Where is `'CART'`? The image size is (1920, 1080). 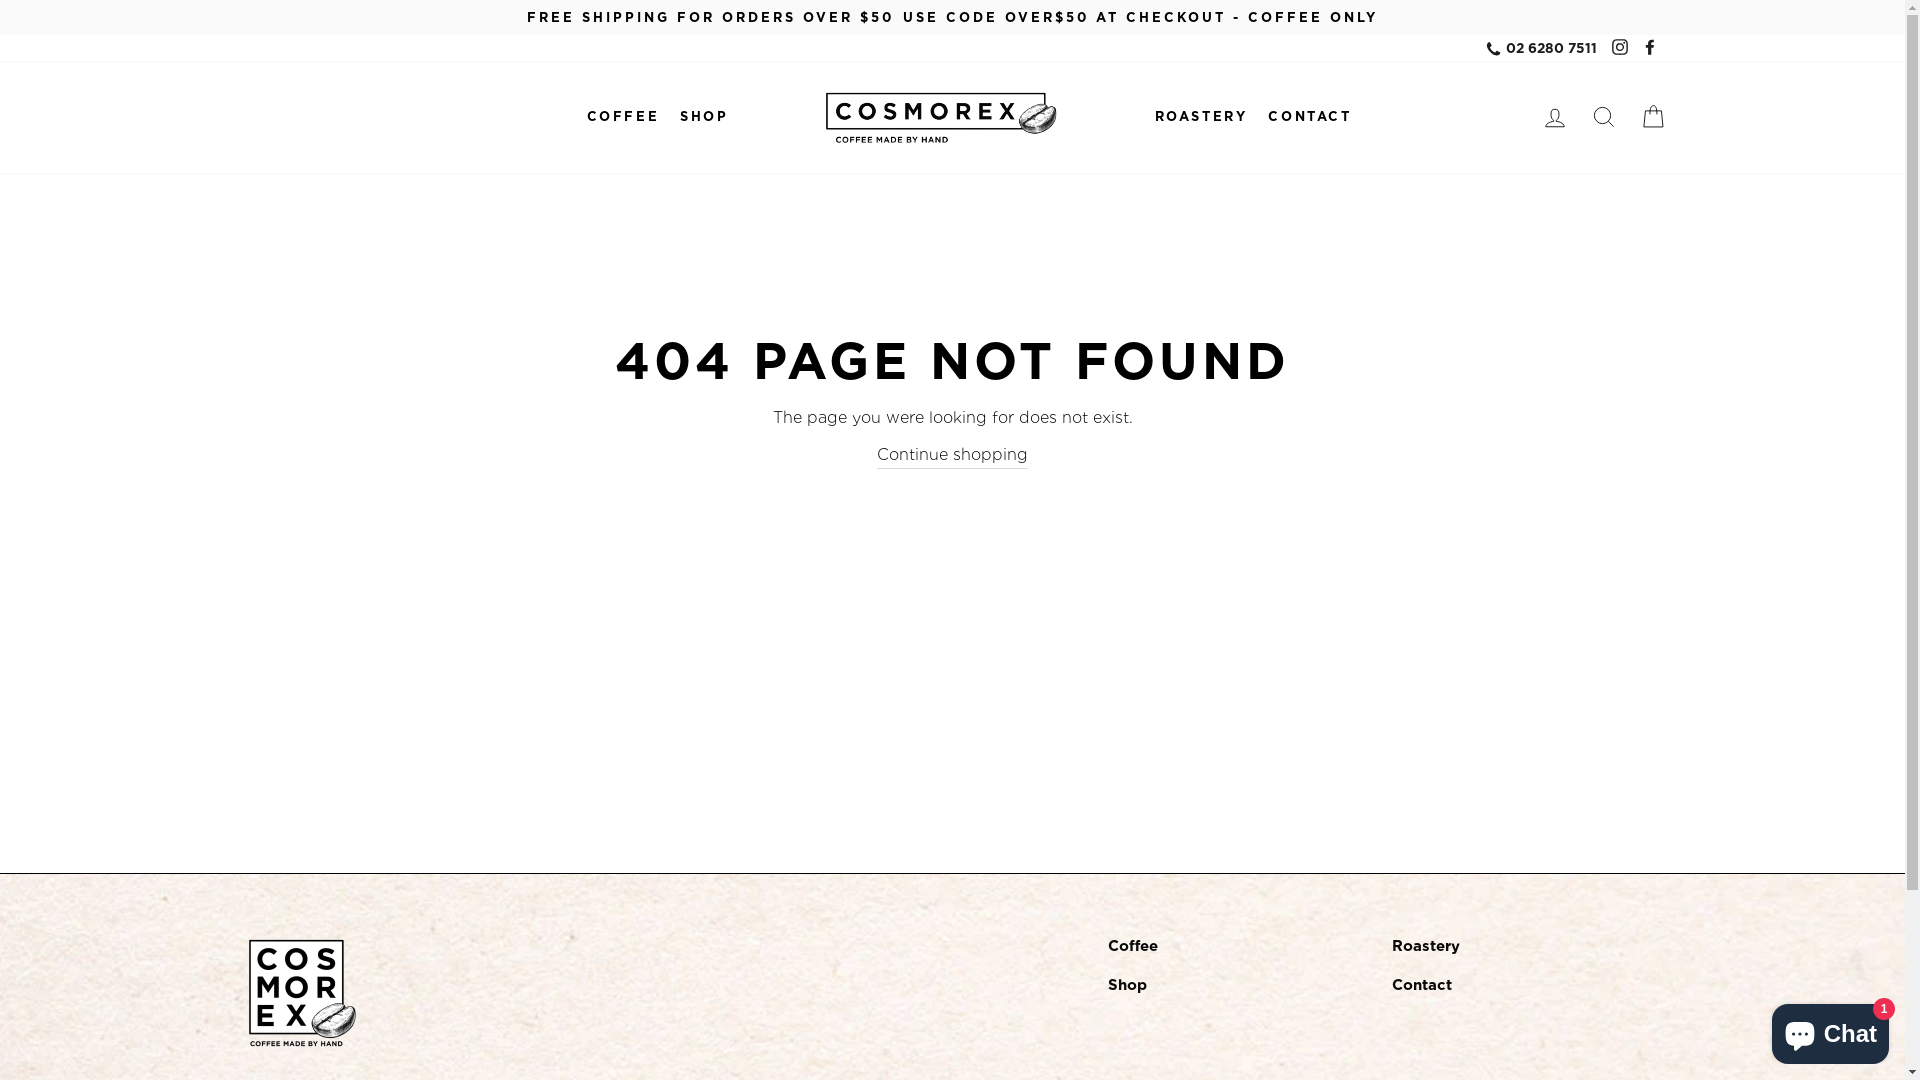 'CART' is located at coordinates (1630, 117).